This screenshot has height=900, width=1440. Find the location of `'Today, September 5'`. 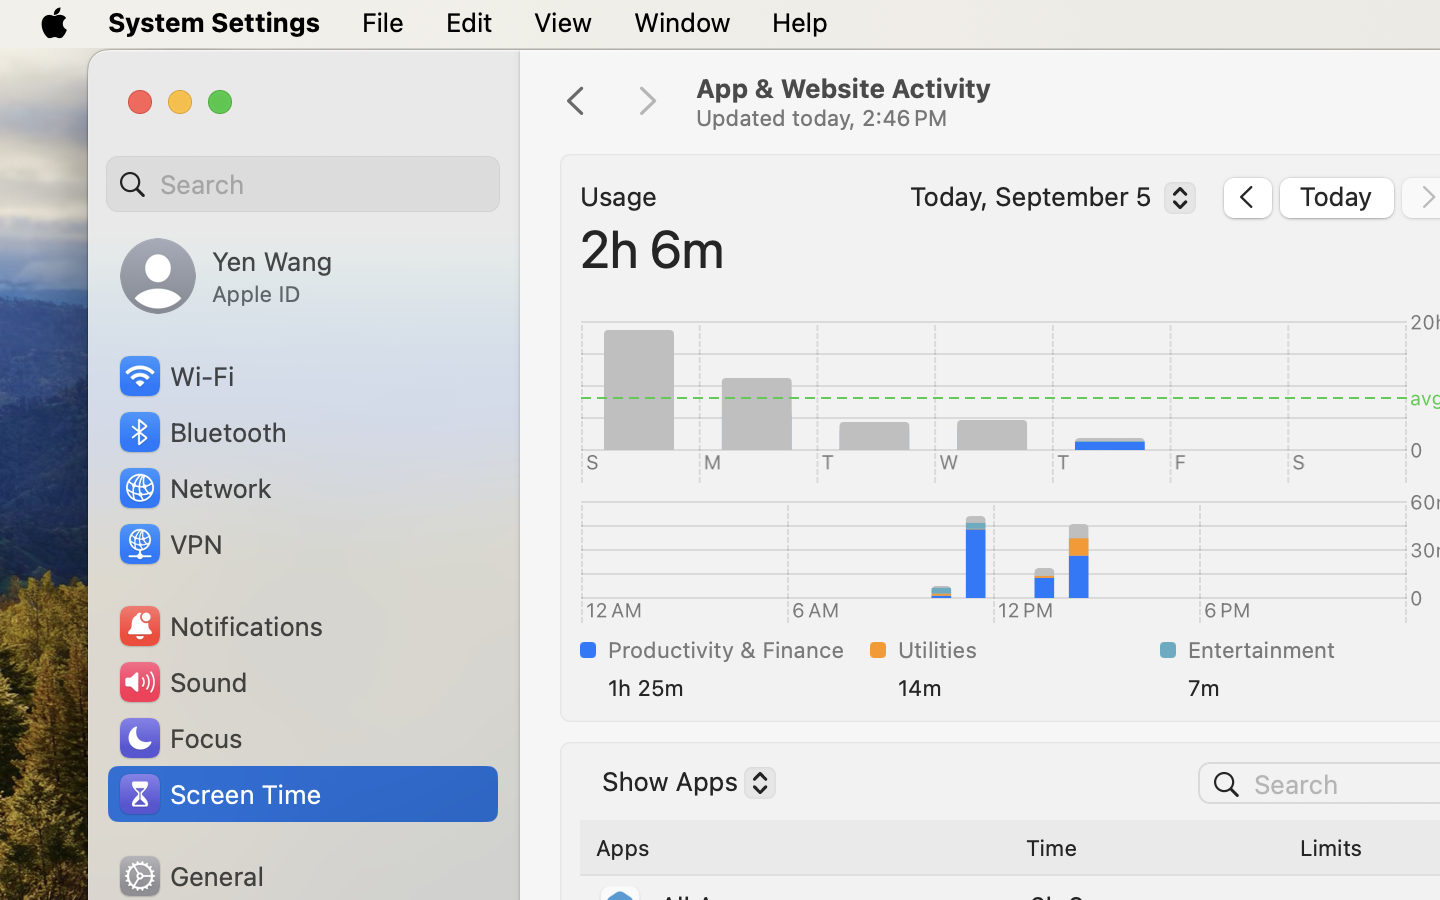

'Today, September 5' is located at coordinates (1048, 200).